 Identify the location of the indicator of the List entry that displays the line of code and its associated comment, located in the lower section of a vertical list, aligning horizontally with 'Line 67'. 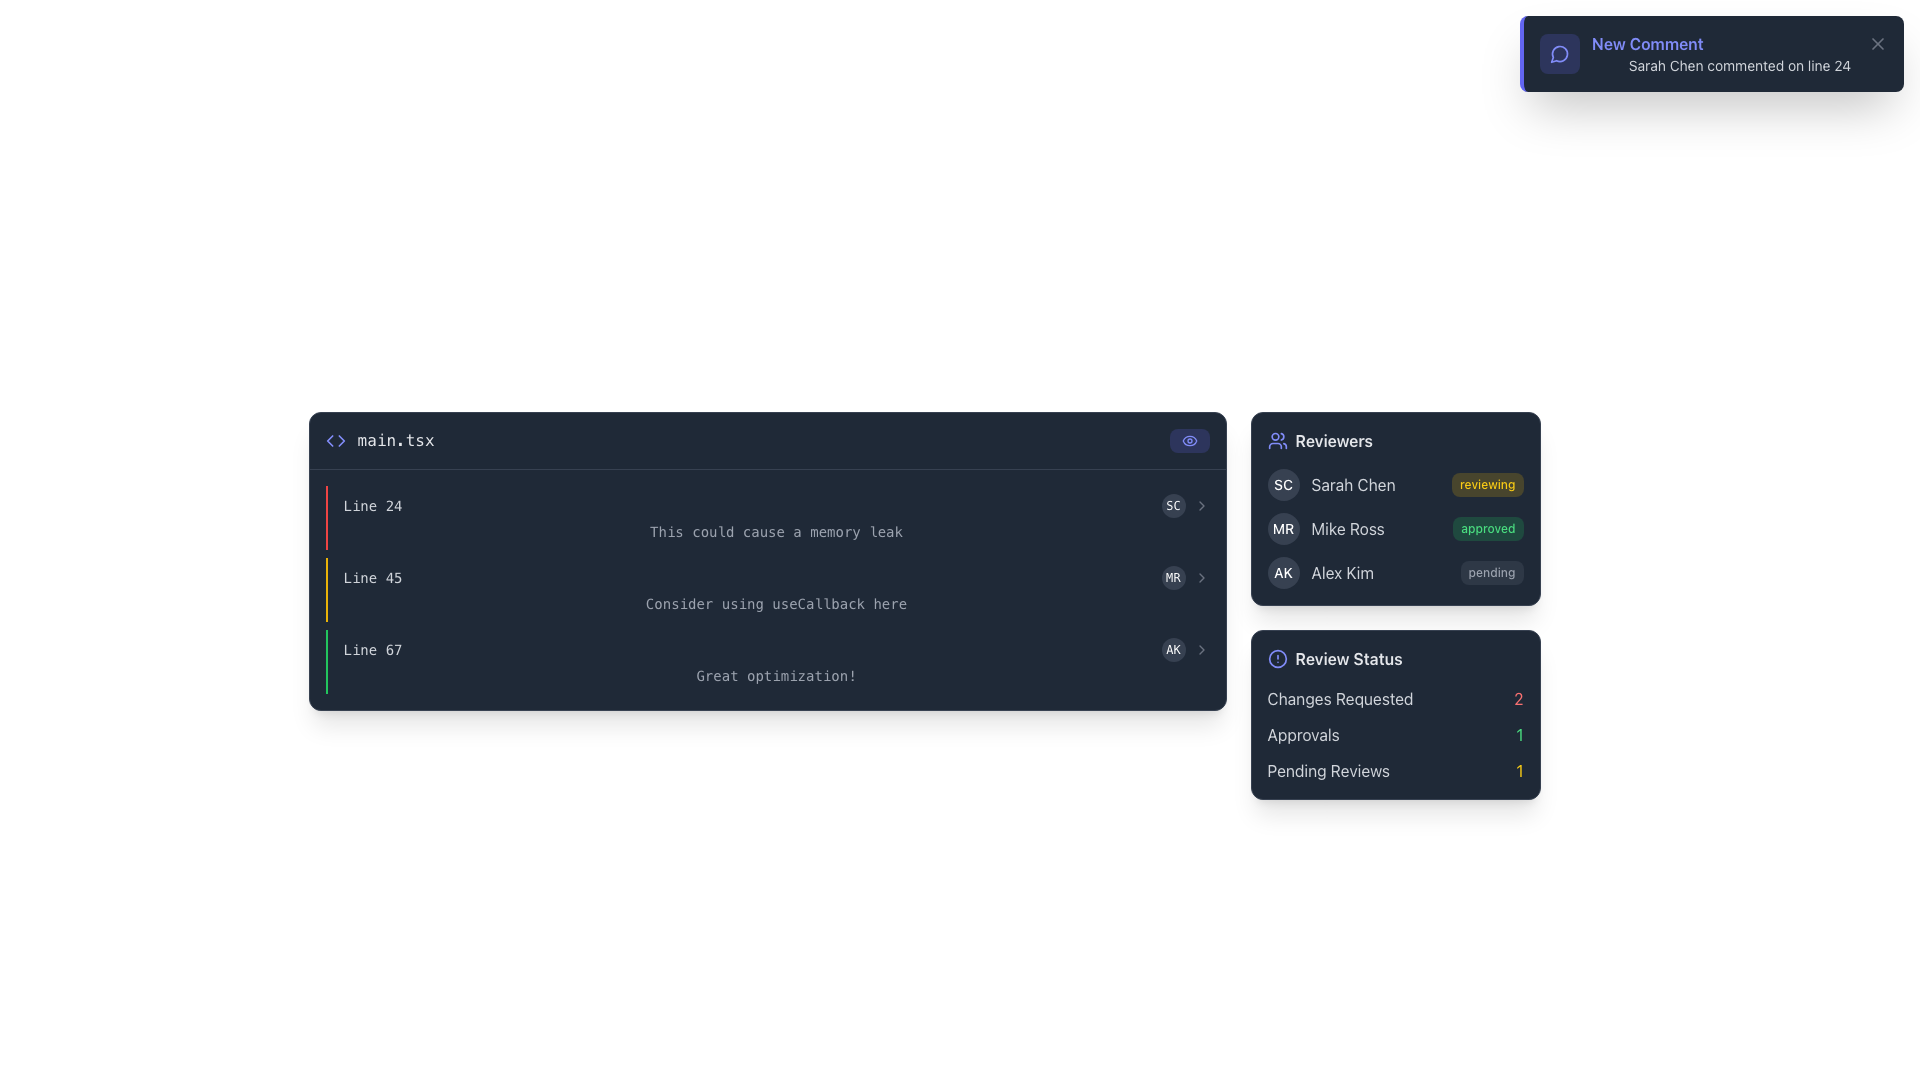
(766, 662).